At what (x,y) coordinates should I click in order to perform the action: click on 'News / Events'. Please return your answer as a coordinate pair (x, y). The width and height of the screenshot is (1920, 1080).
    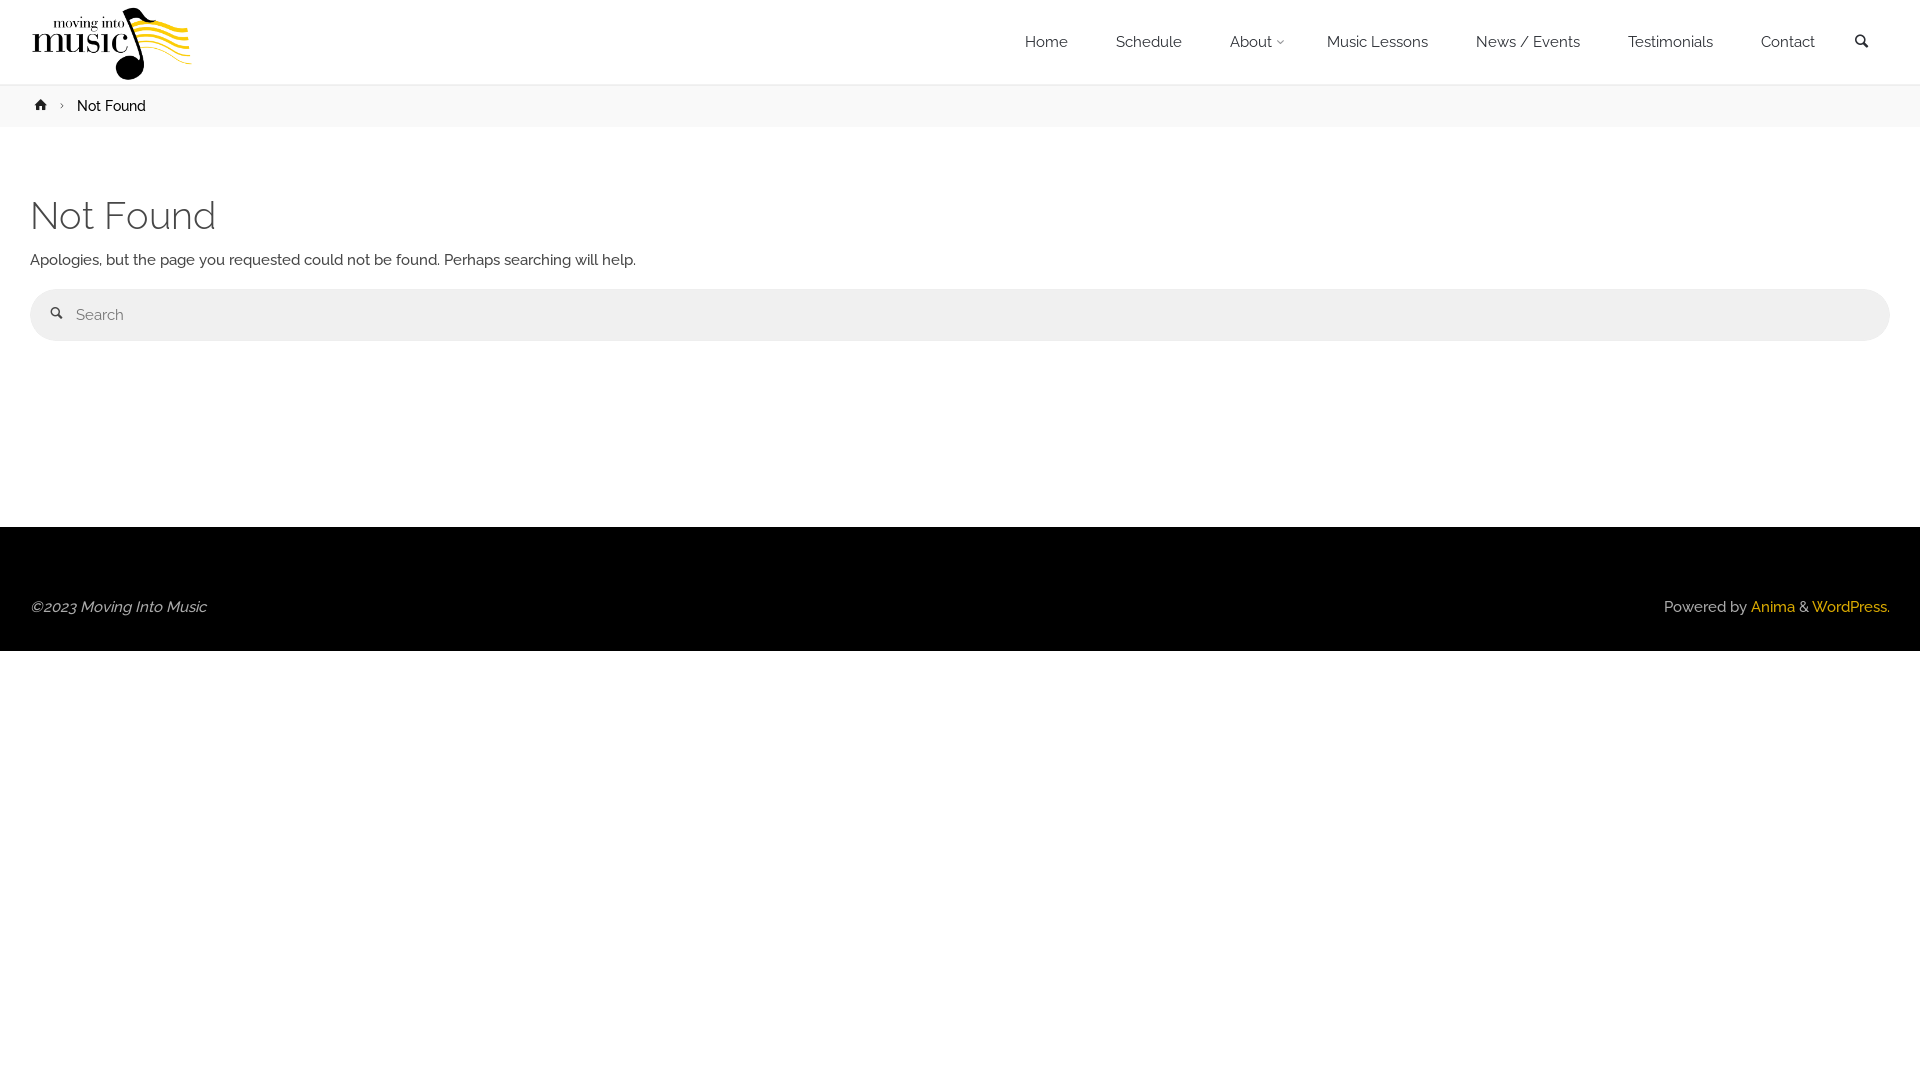
    Looking at the image, I should click on (1526, 42).